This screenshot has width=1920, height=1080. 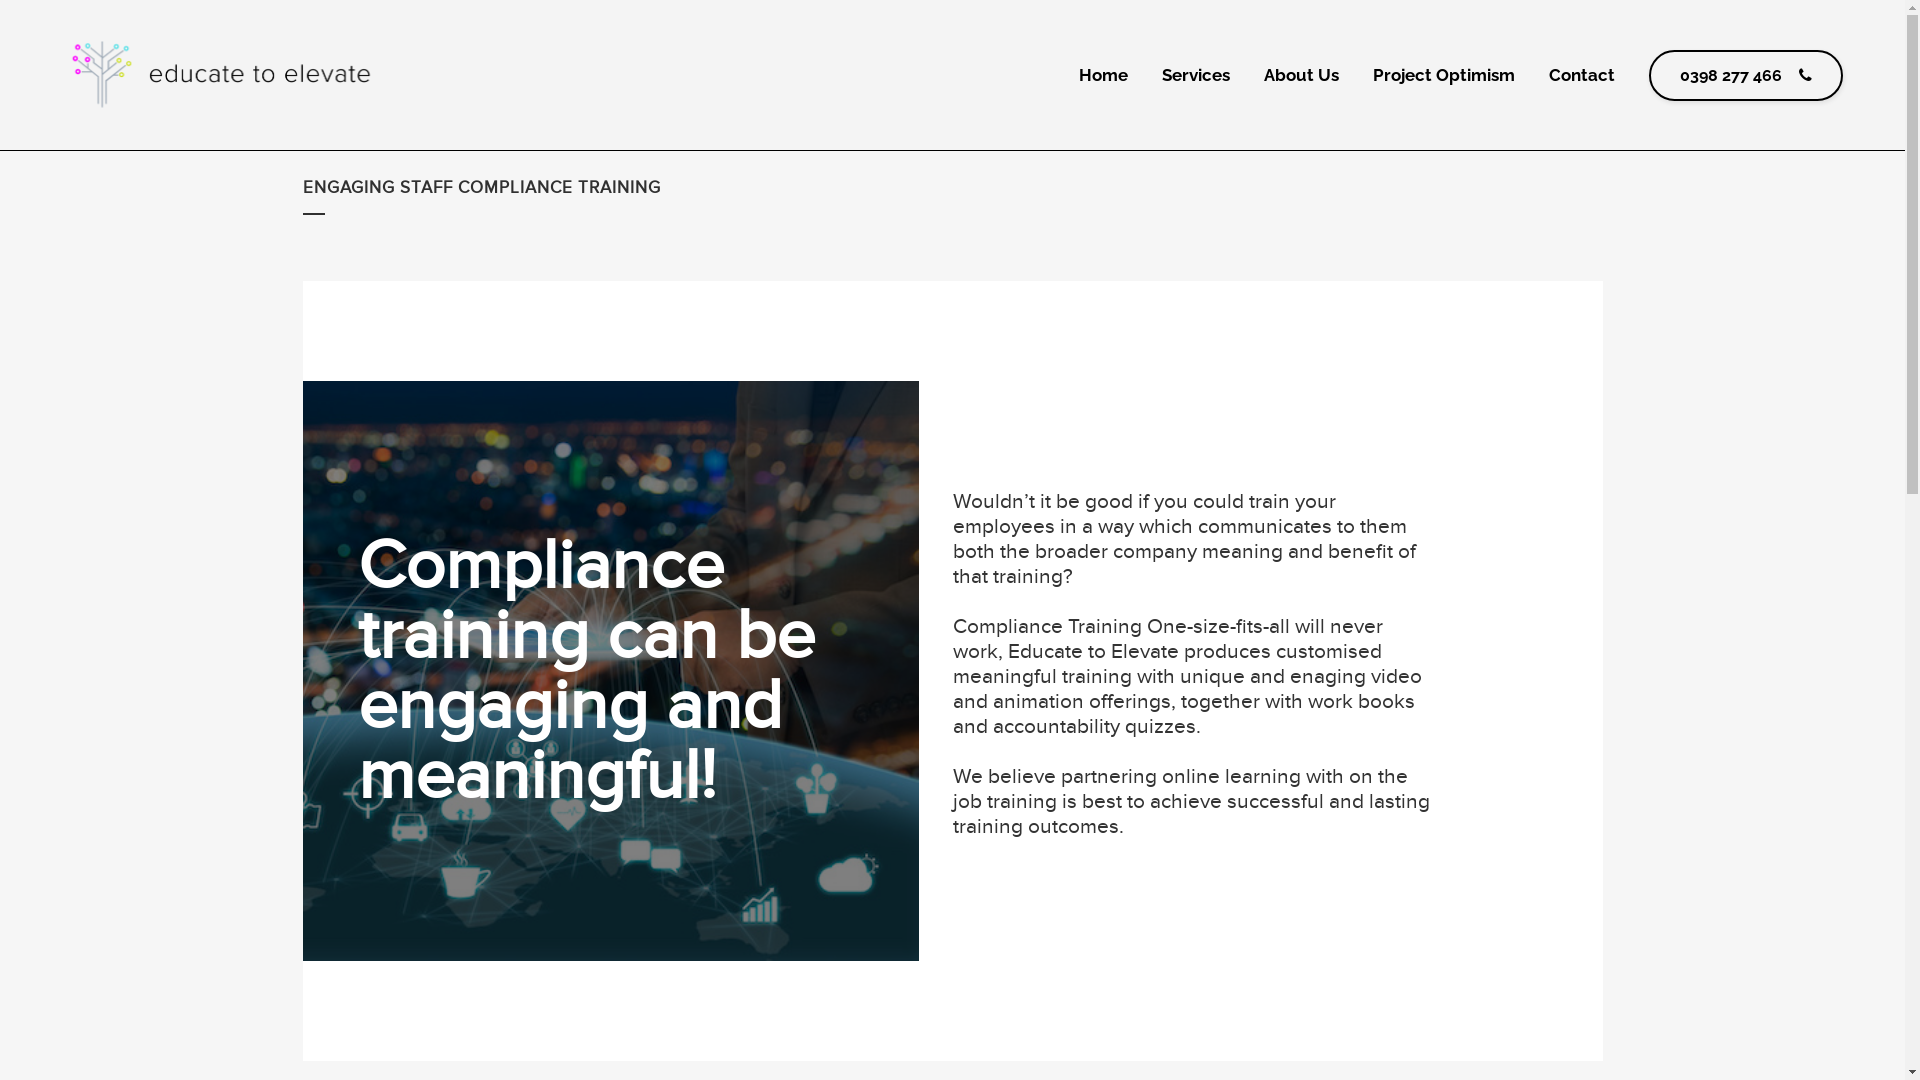 What do you see at coordinates (1246, 73) in the screenshot?
I see `'About Us'` at bounding box center [1246, 73].